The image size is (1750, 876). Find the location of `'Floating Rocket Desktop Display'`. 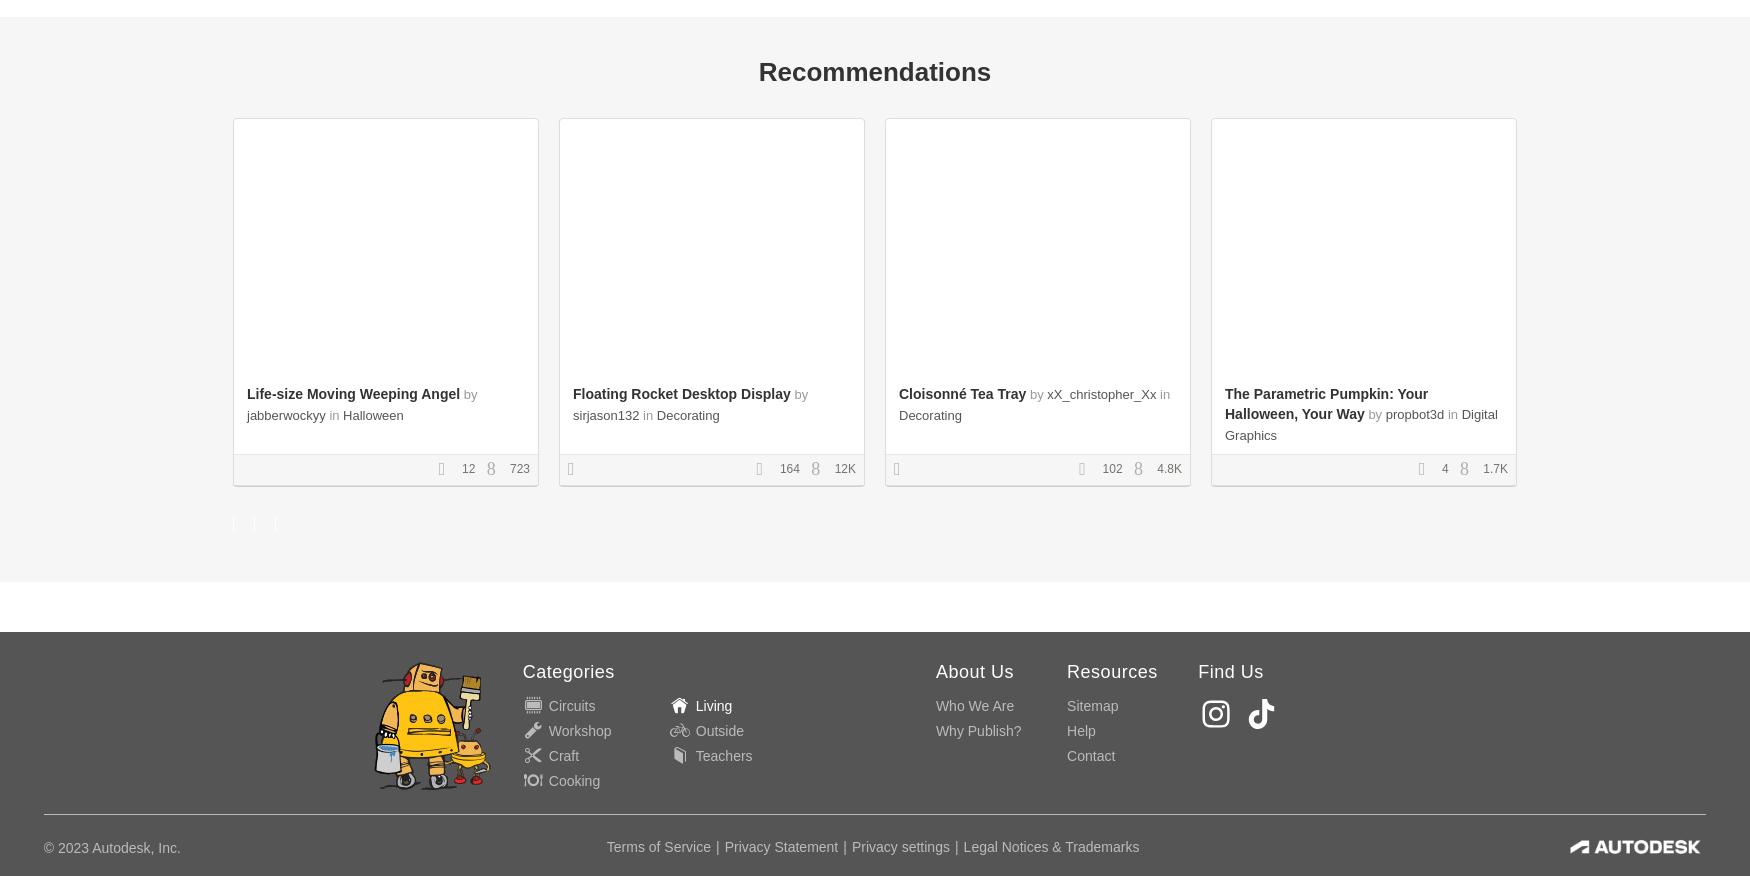

'Floating Rocket Desktop Display' is located at coordinates (680, 394).